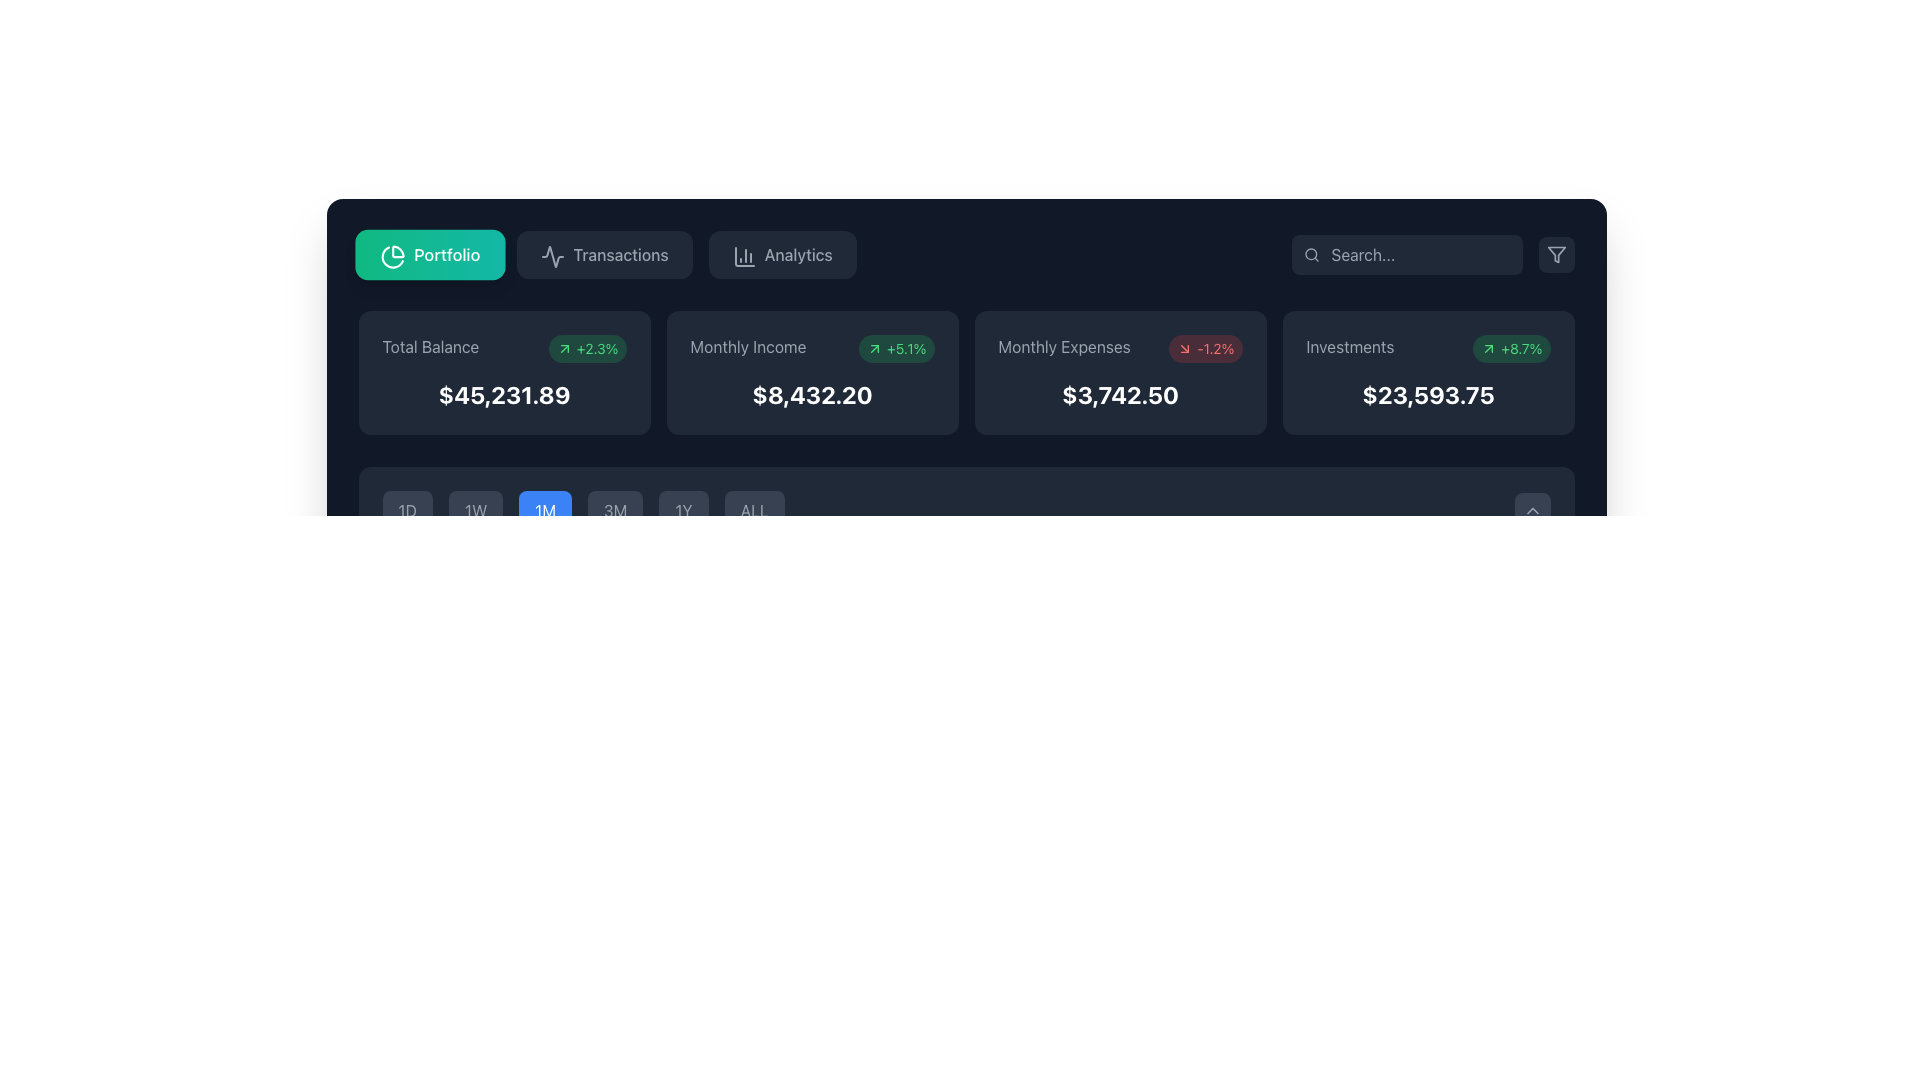 The image size is (1920, 1080). Describe the element at coordinates (392, 256) in the screenshot. I see `the pie chart icon located in the left section of the top navigation bar, adjacent to the 'Portfolio' label` at that location.